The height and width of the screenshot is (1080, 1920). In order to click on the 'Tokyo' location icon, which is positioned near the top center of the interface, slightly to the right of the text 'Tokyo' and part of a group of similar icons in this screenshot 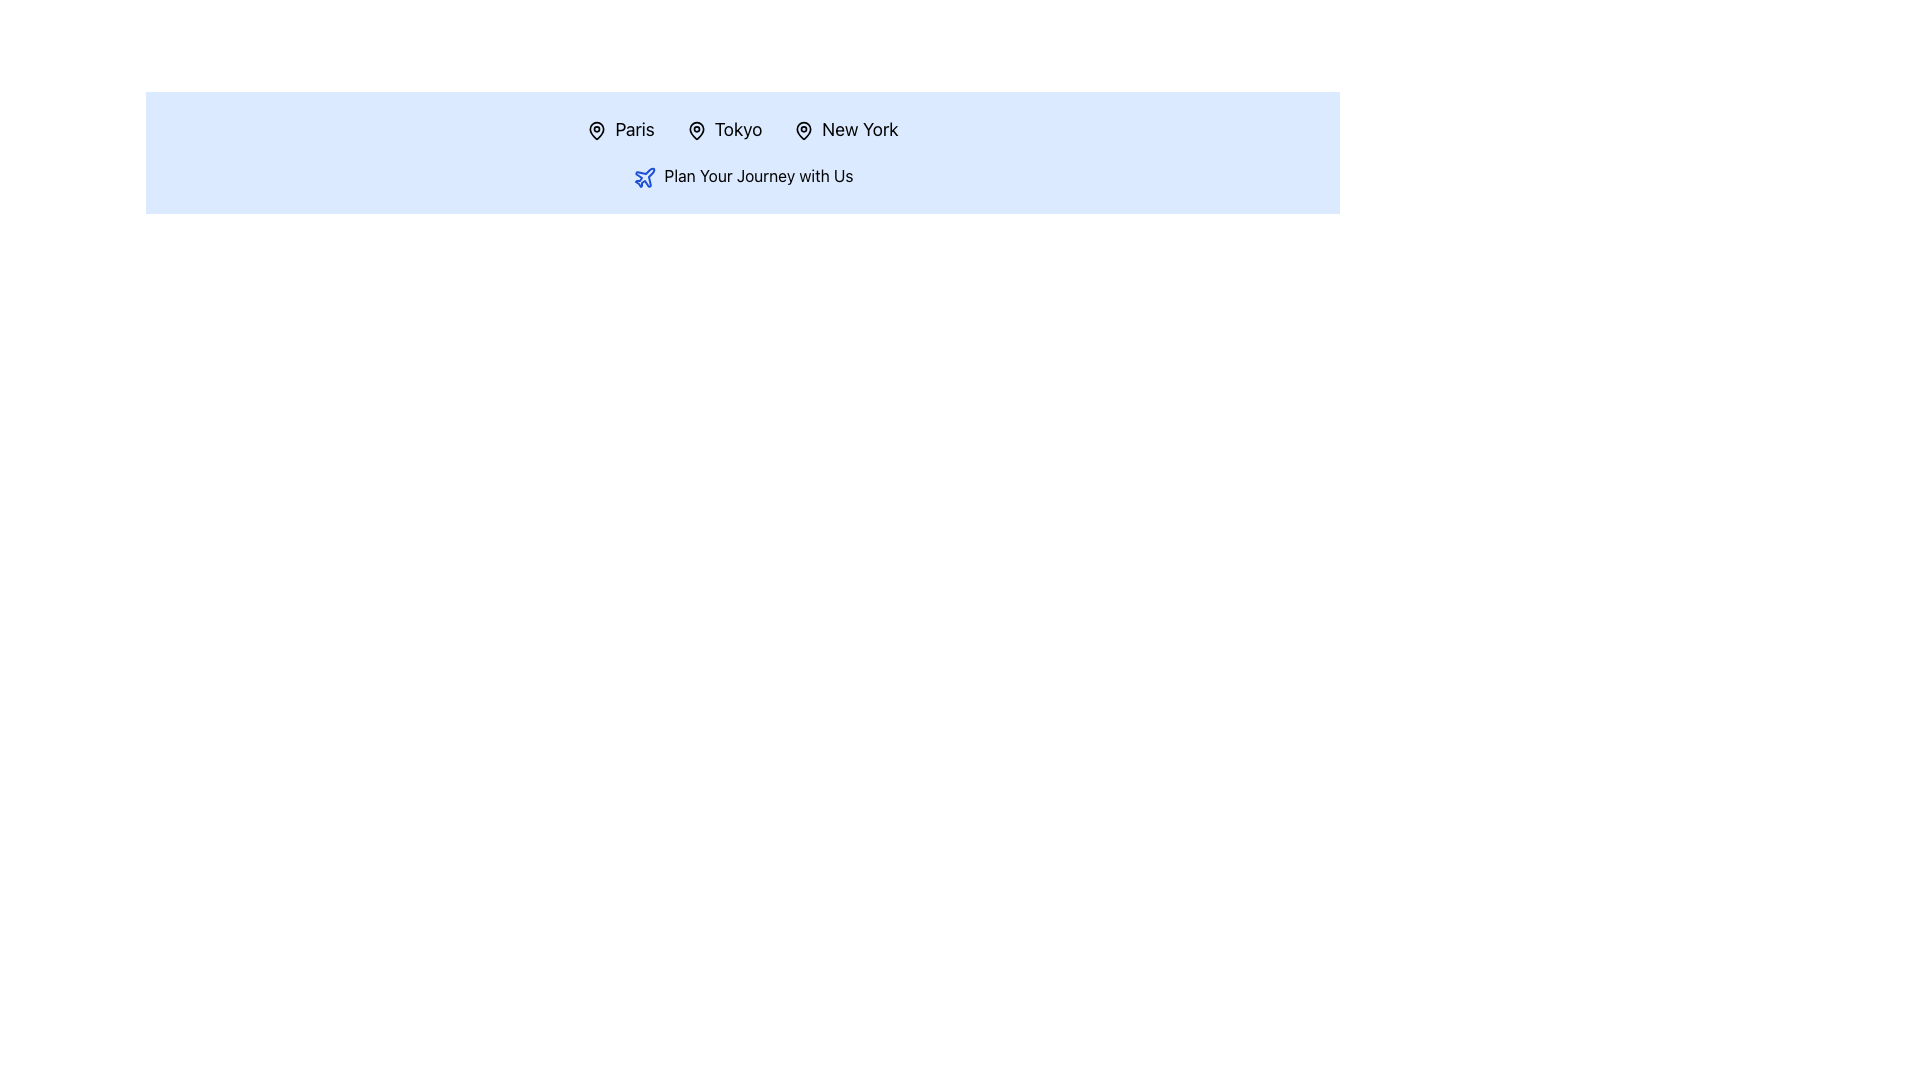, I will do `click(696, 131)`.